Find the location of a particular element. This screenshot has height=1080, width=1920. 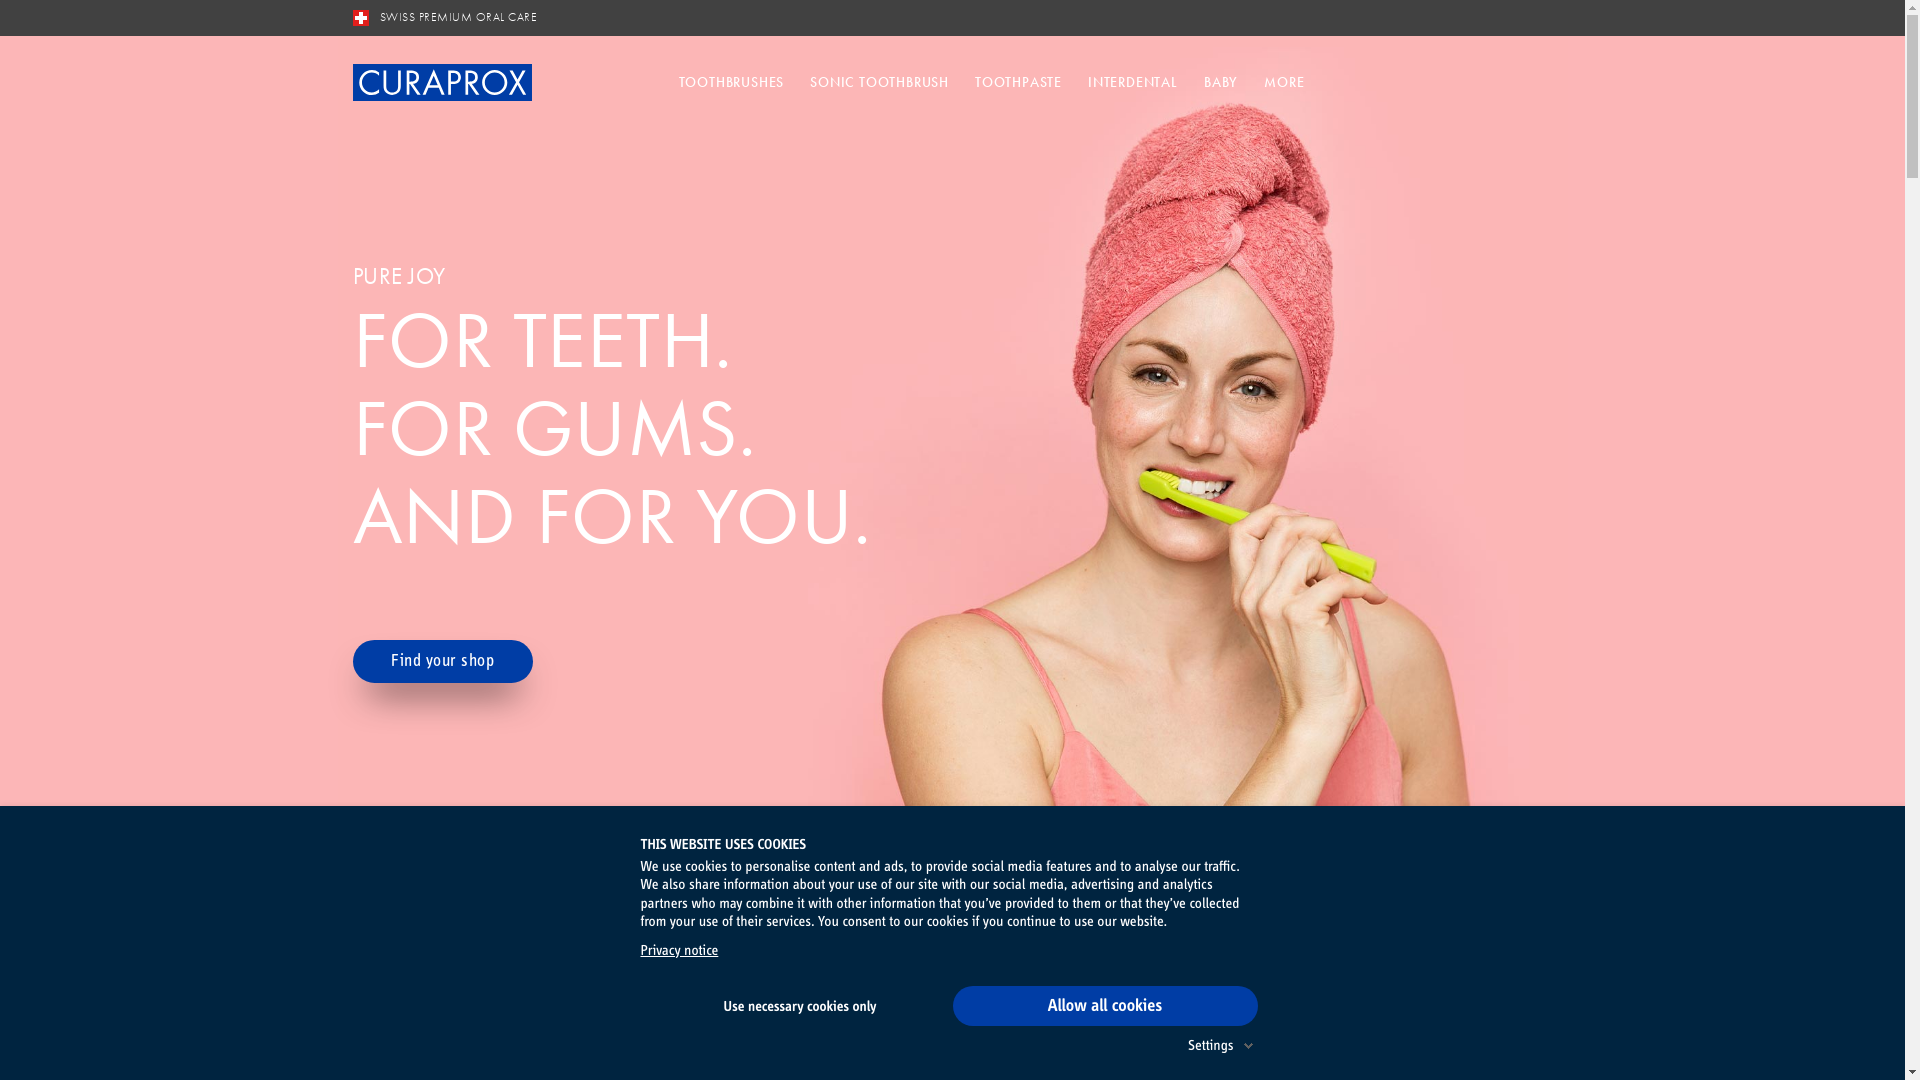

'Privacy notice' is located at coordinates (678, 950).